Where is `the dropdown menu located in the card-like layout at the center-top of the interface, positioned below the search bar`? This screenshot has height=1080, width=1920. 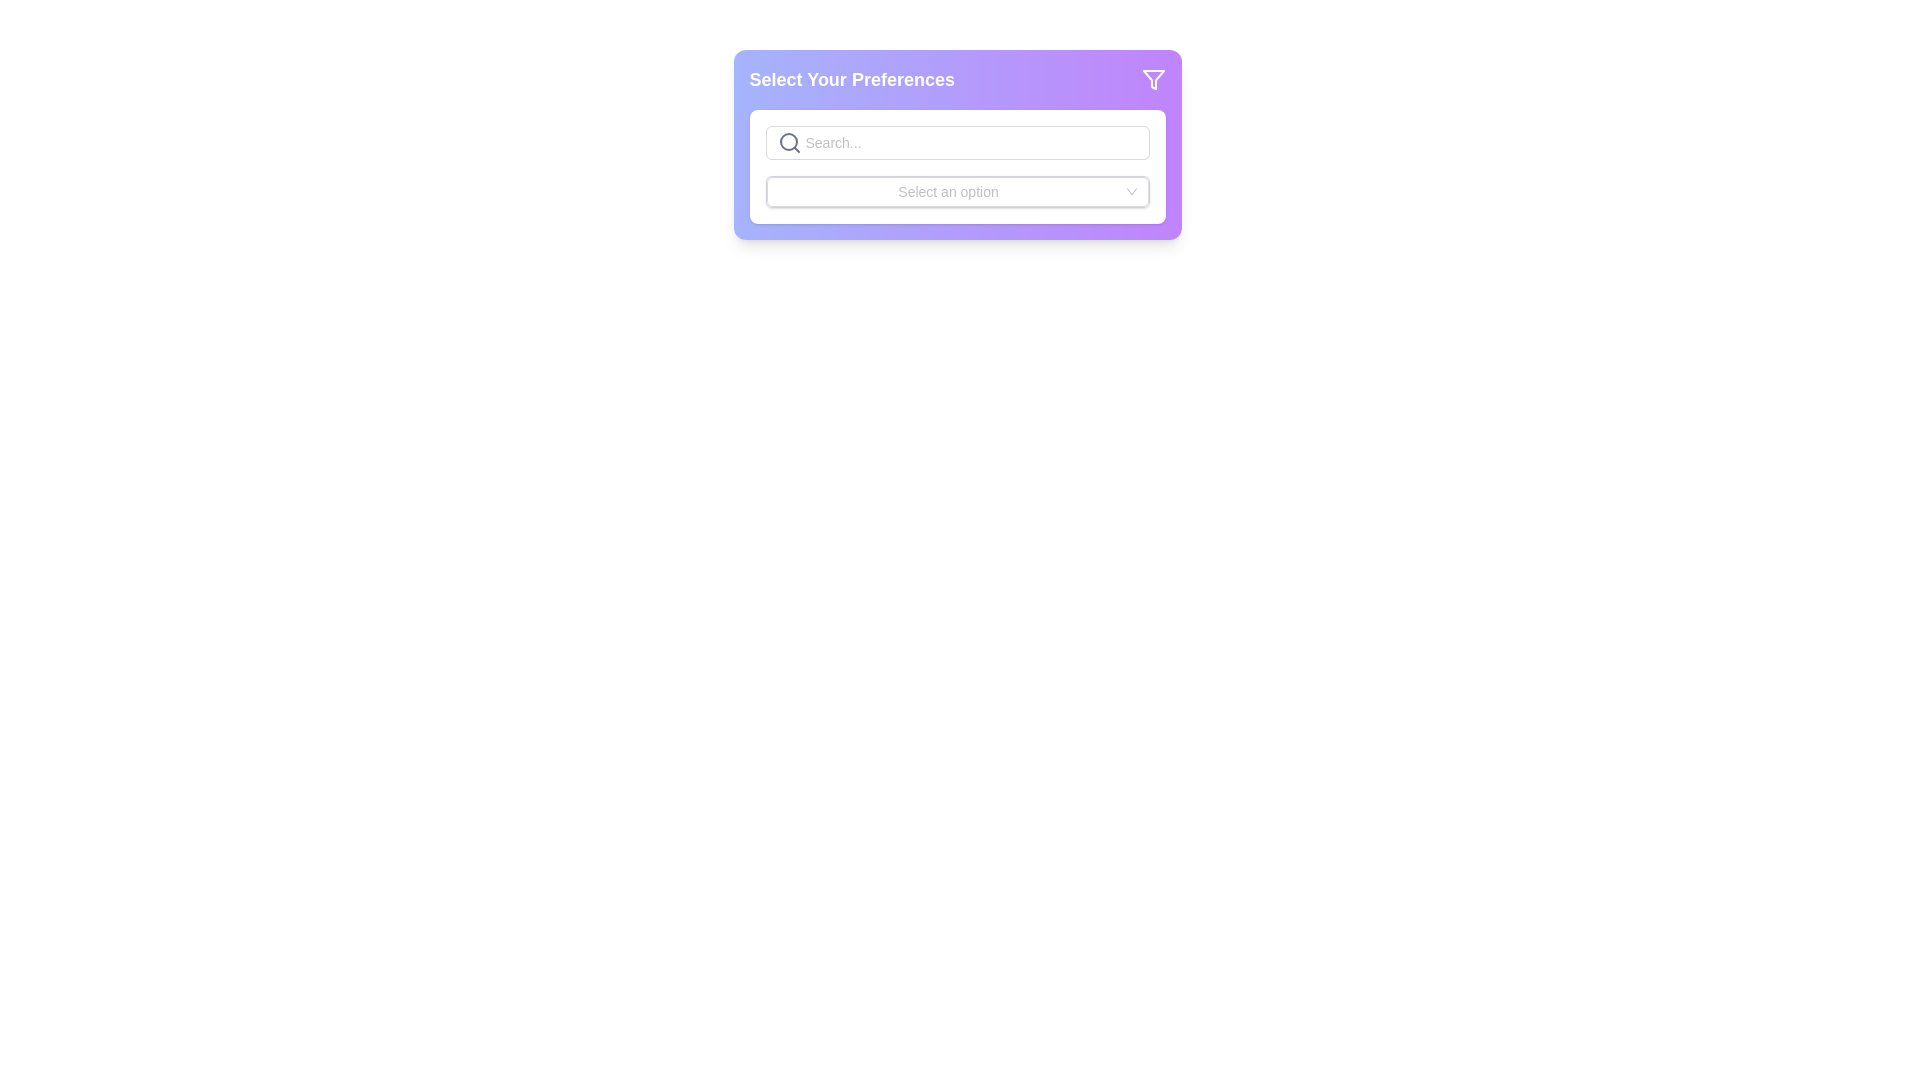 the dropdown menu located in the card-like layout at the center-top of the interface, positioned below the search bar is located at coordinates (956, 192).